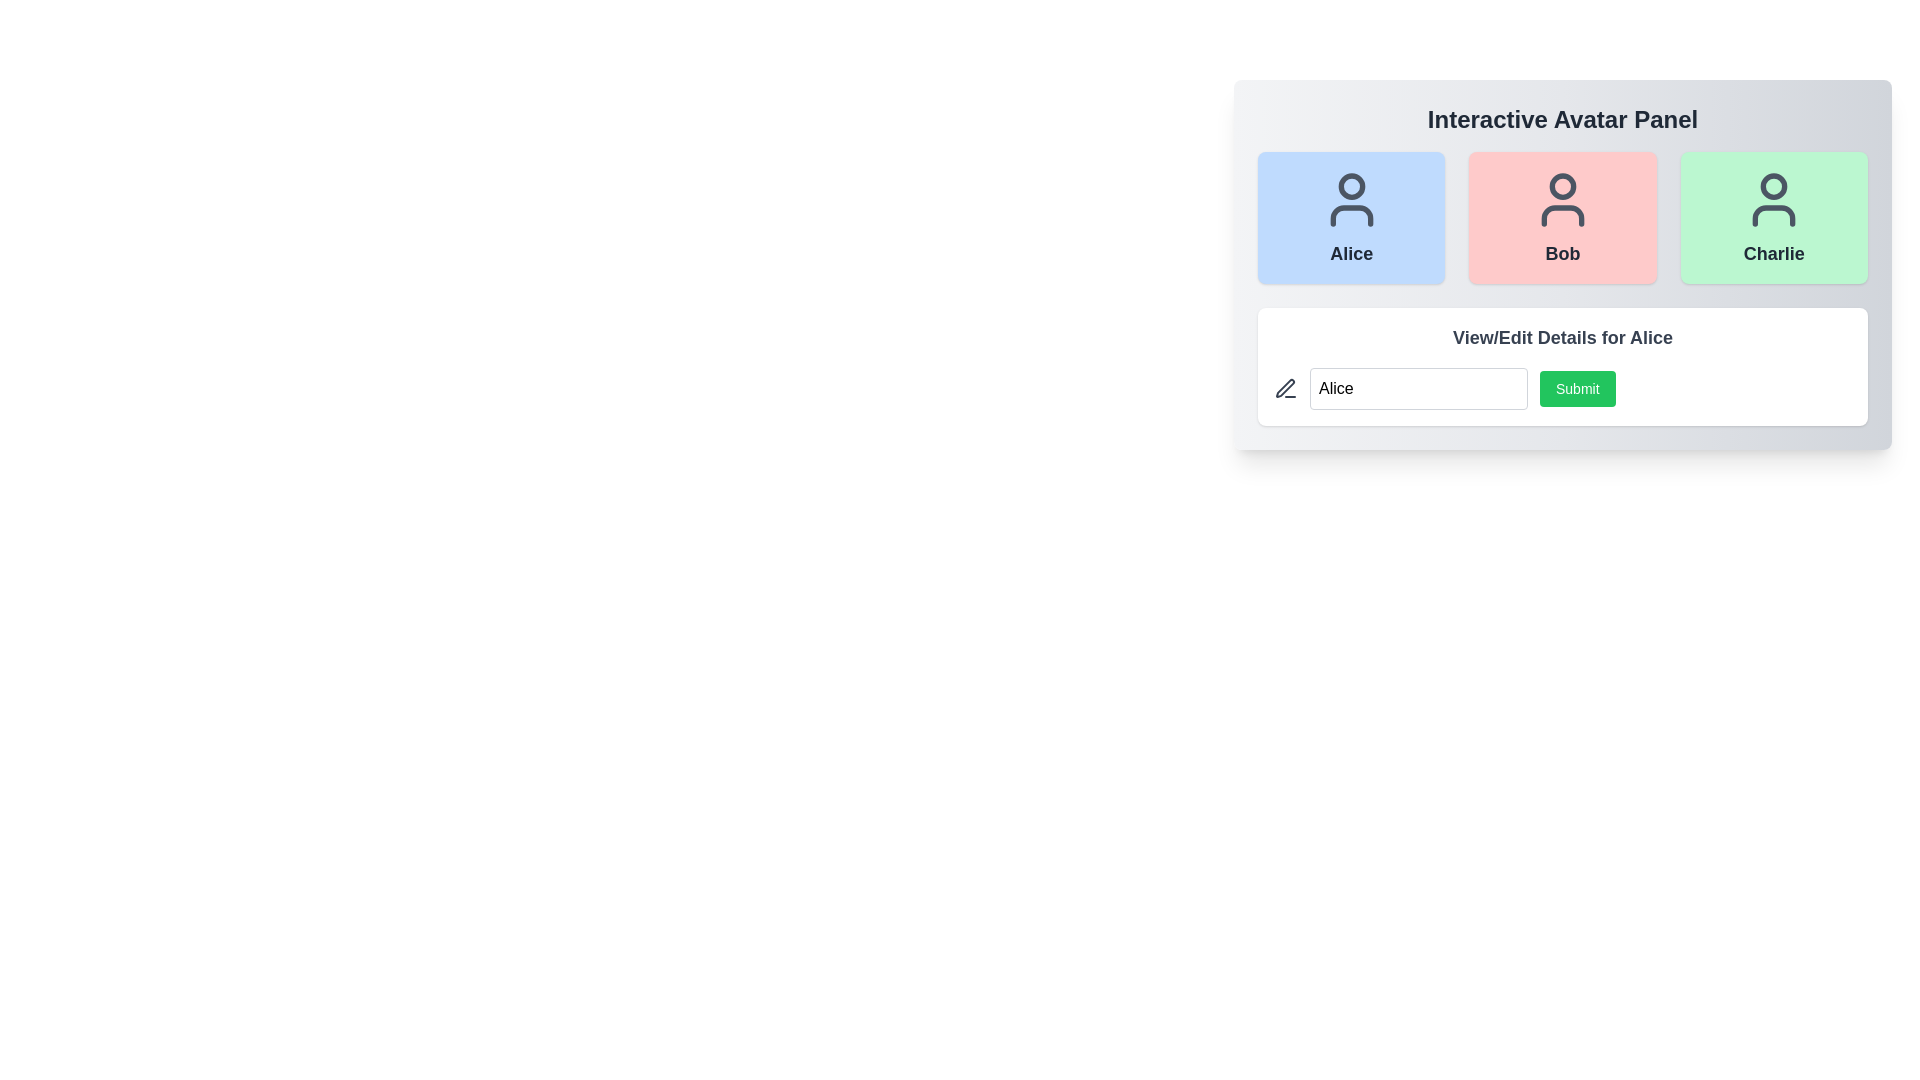 The width and height of the screenshot is (1920, 1080). I want to click on the circular icon representing the avatar labeled 'Alice' located at the top-center of the avatar in the 'Interactive Avatar Panel', so click(1351, 186).